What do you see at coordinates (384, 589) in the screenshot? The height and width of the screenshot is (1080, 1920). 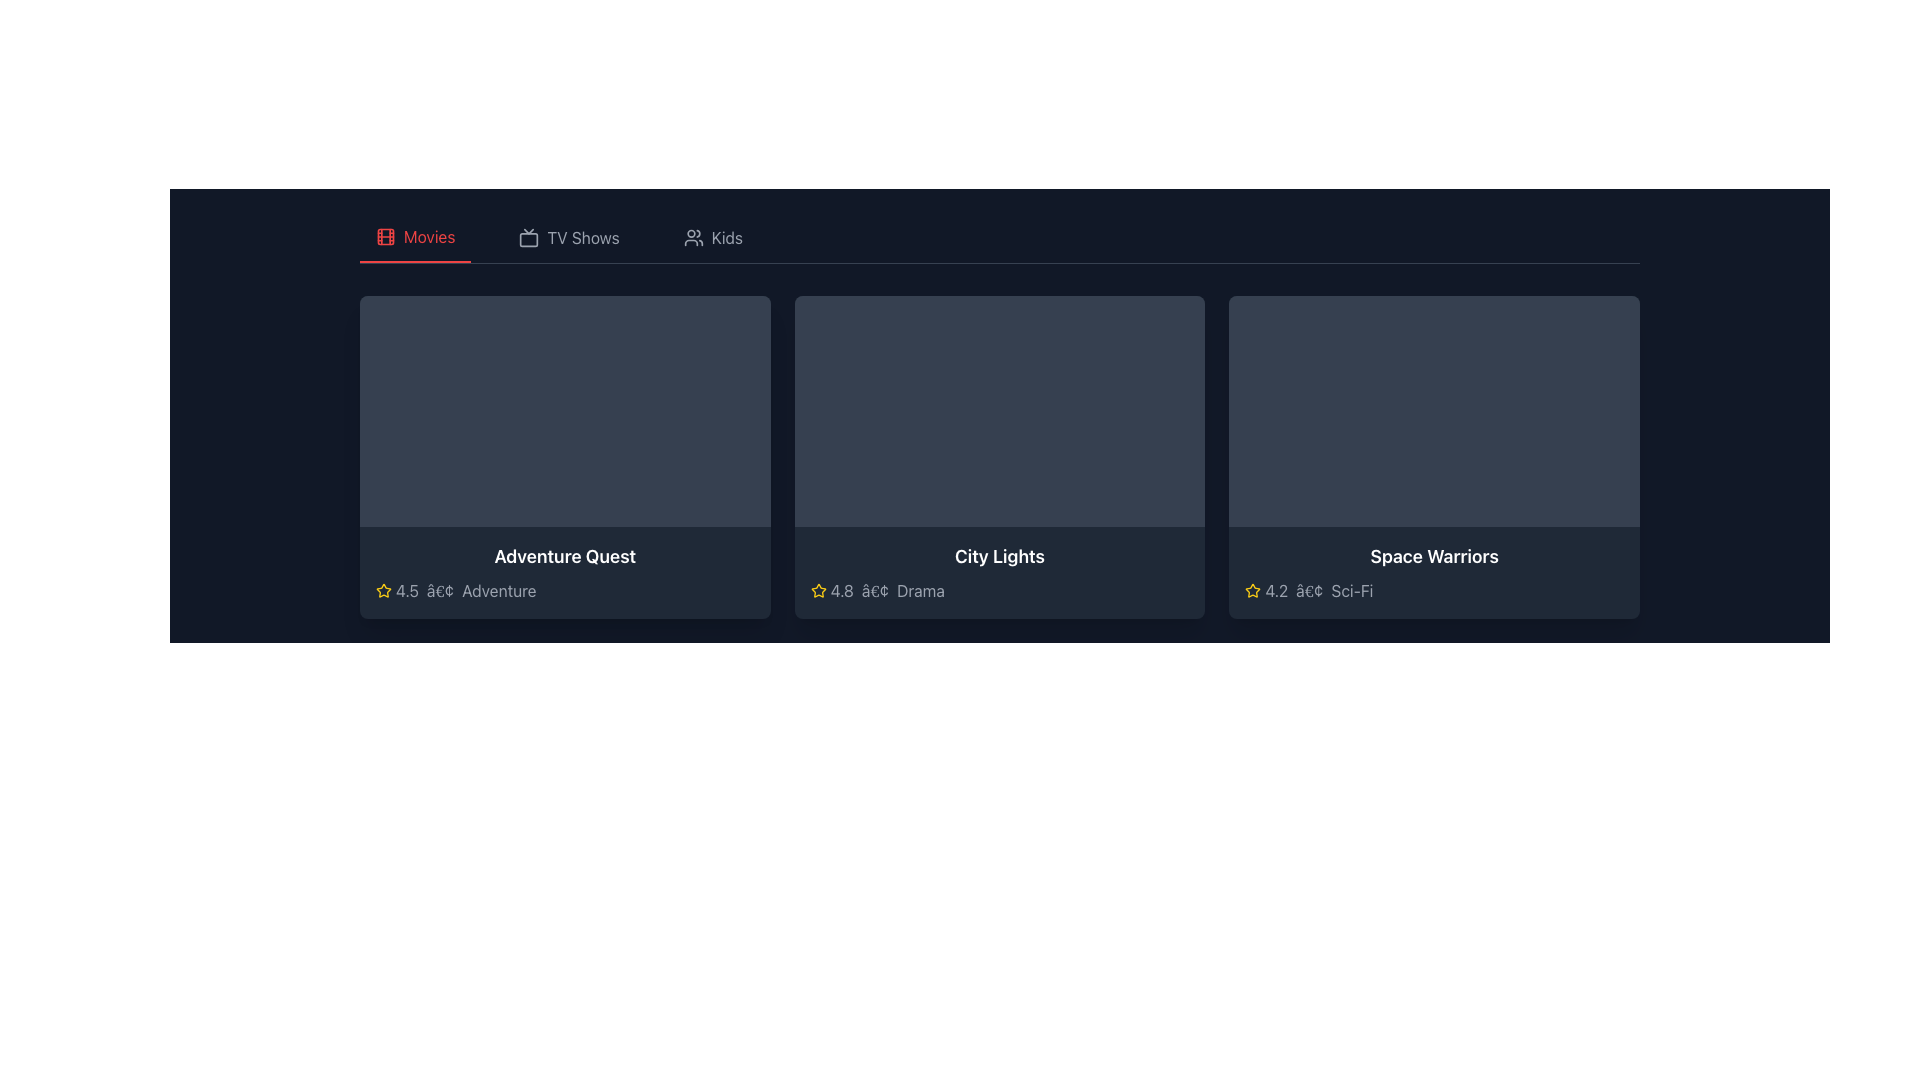 I see `the star-shaped yellow icon that represents a rating, located next to the text '4.5'` at bounding box center [384, 589].